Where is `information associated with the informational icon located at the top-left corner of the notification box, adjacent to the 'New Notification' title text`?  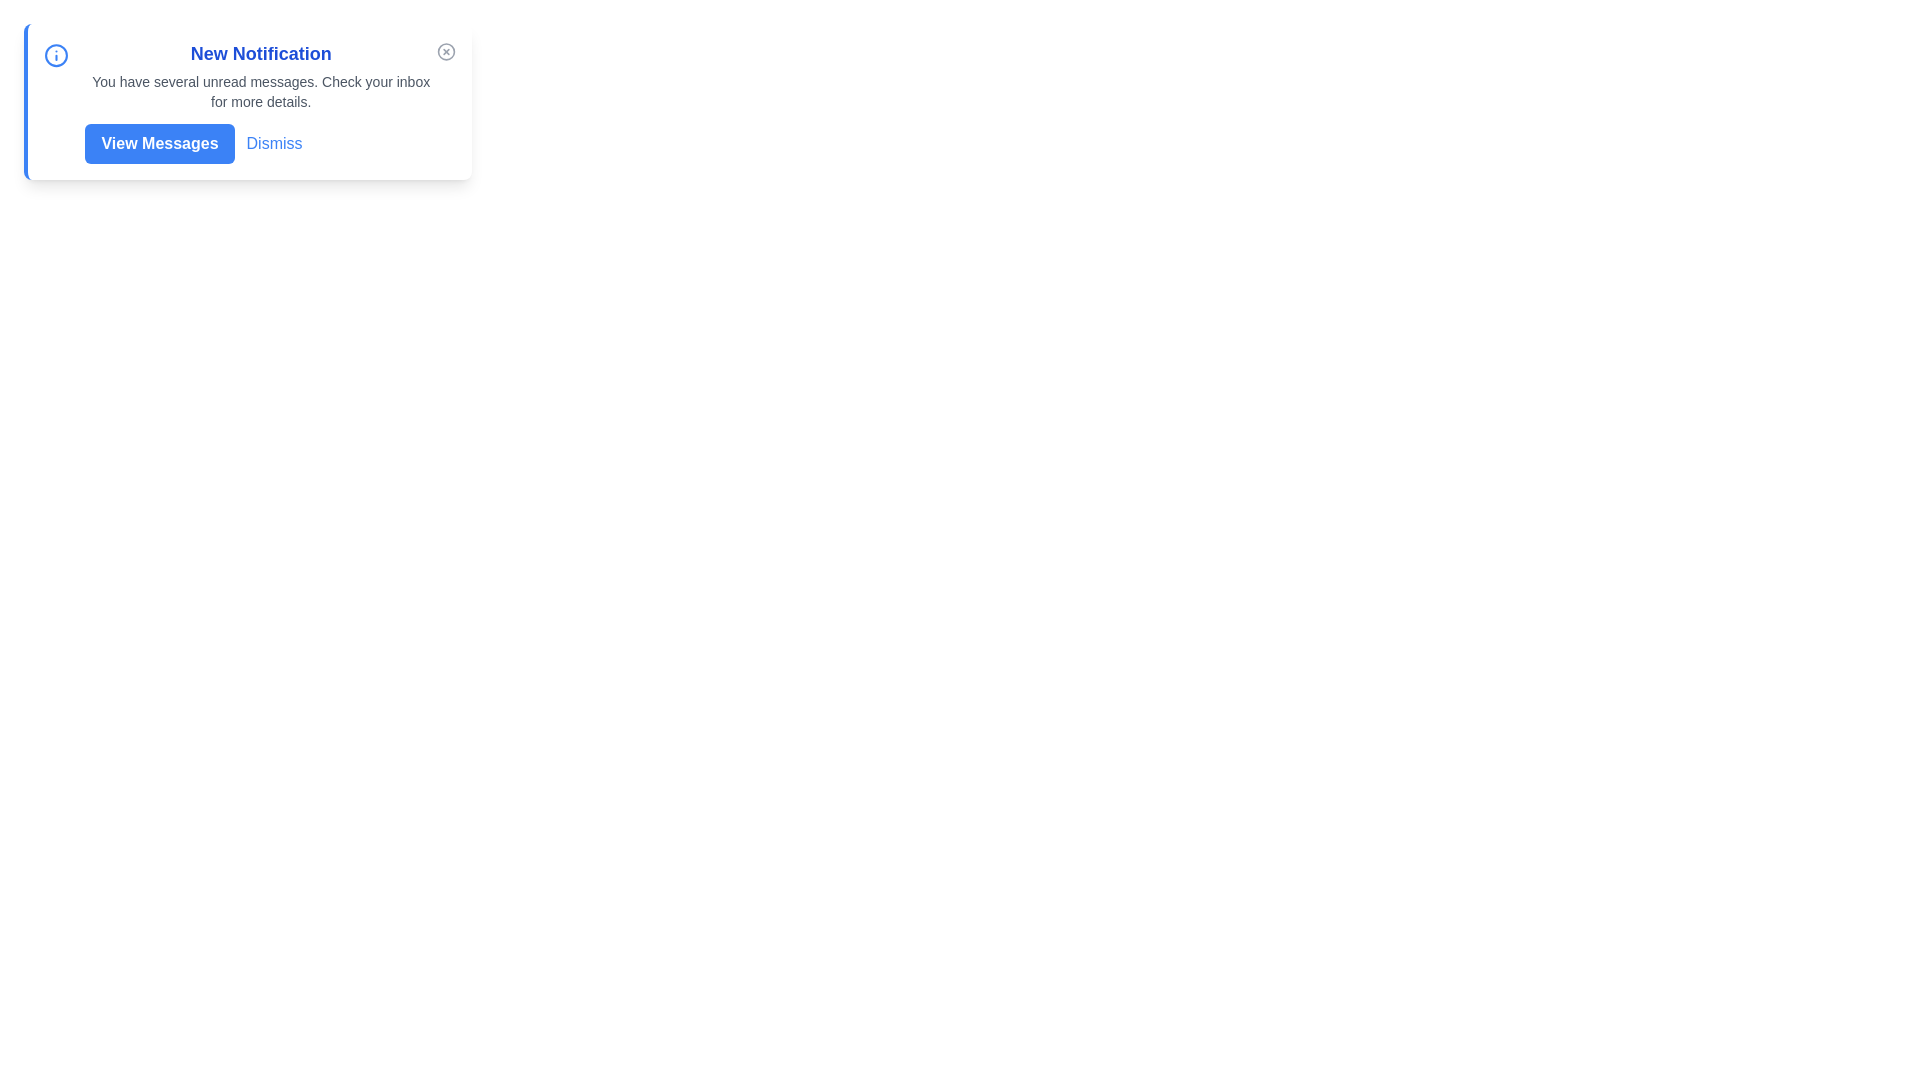
information associated with the informational icon located at the top-left corner of the notification box, adjacent to the 'New Notification' title text is located at coordinates (56, 55).